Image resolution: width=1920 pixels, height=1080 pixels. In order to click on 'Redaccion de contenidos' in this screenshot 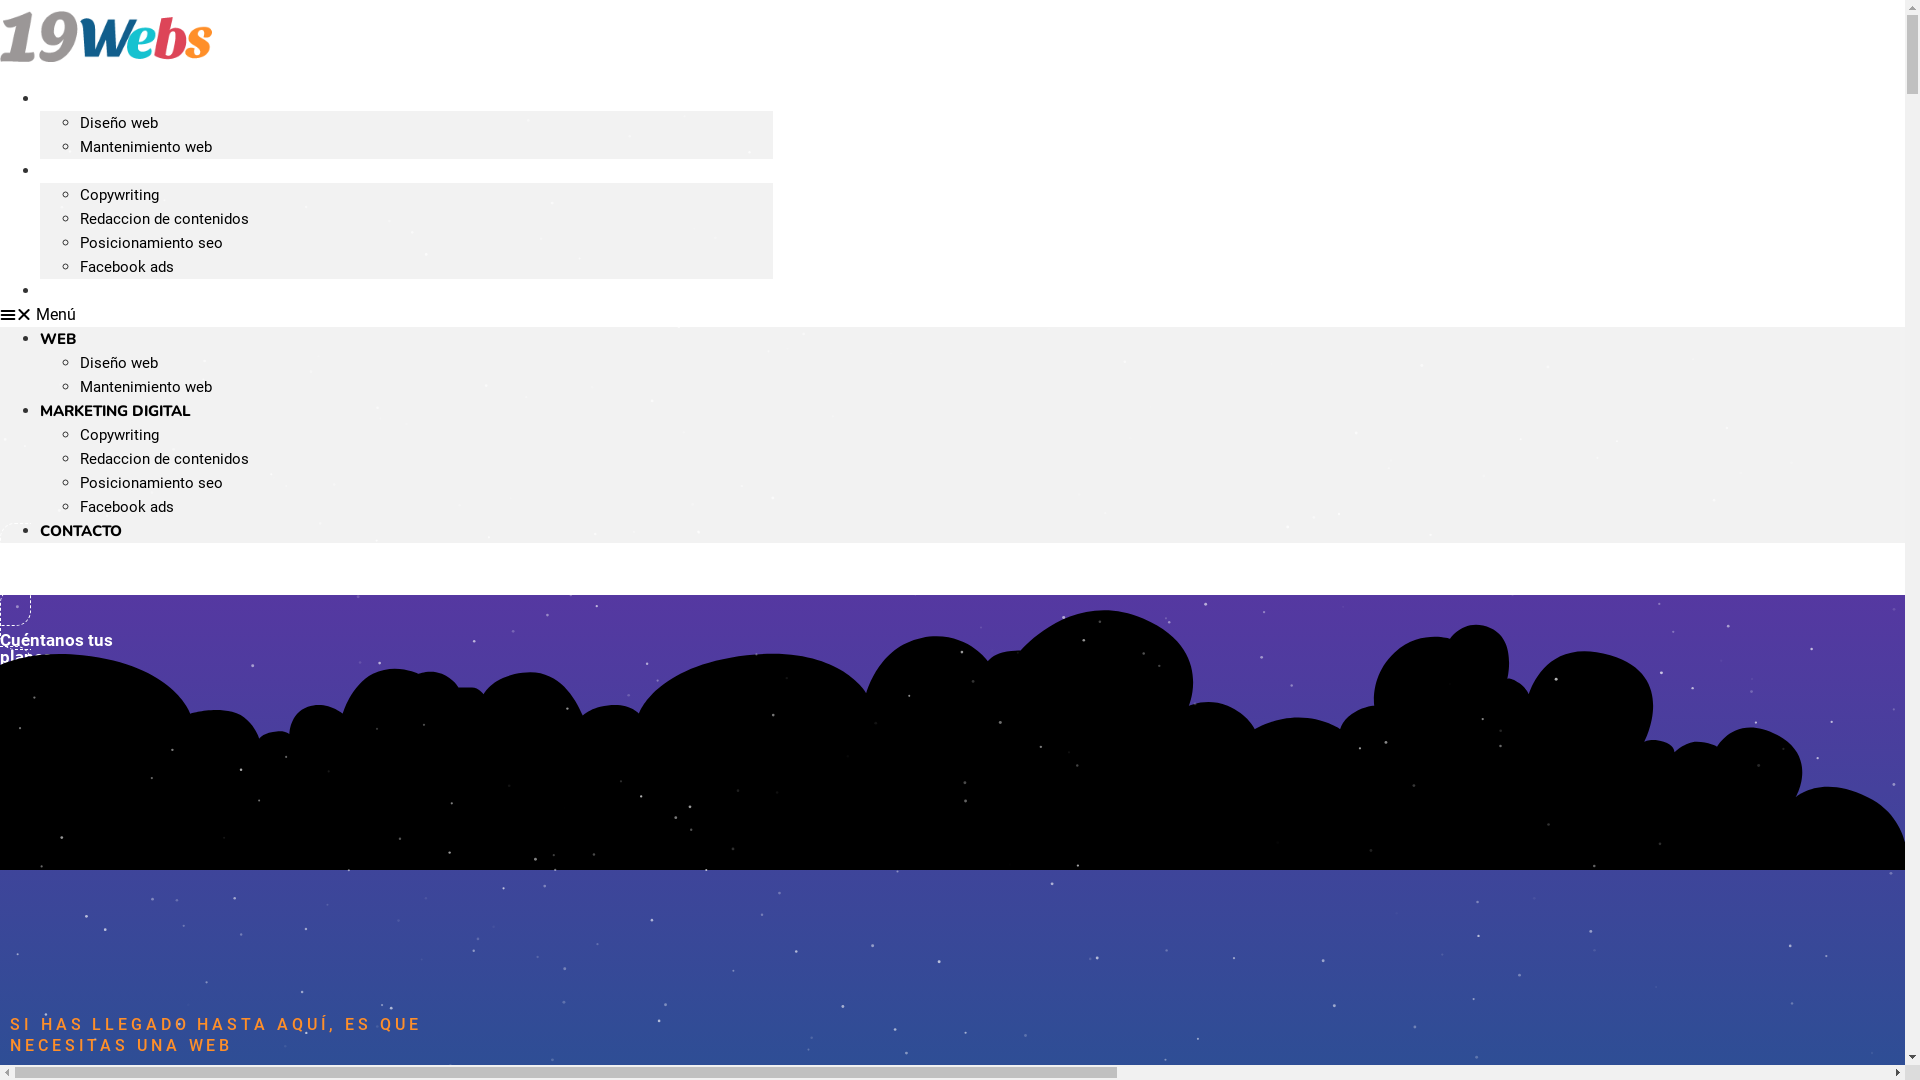, I will do `click(164, 219)`.